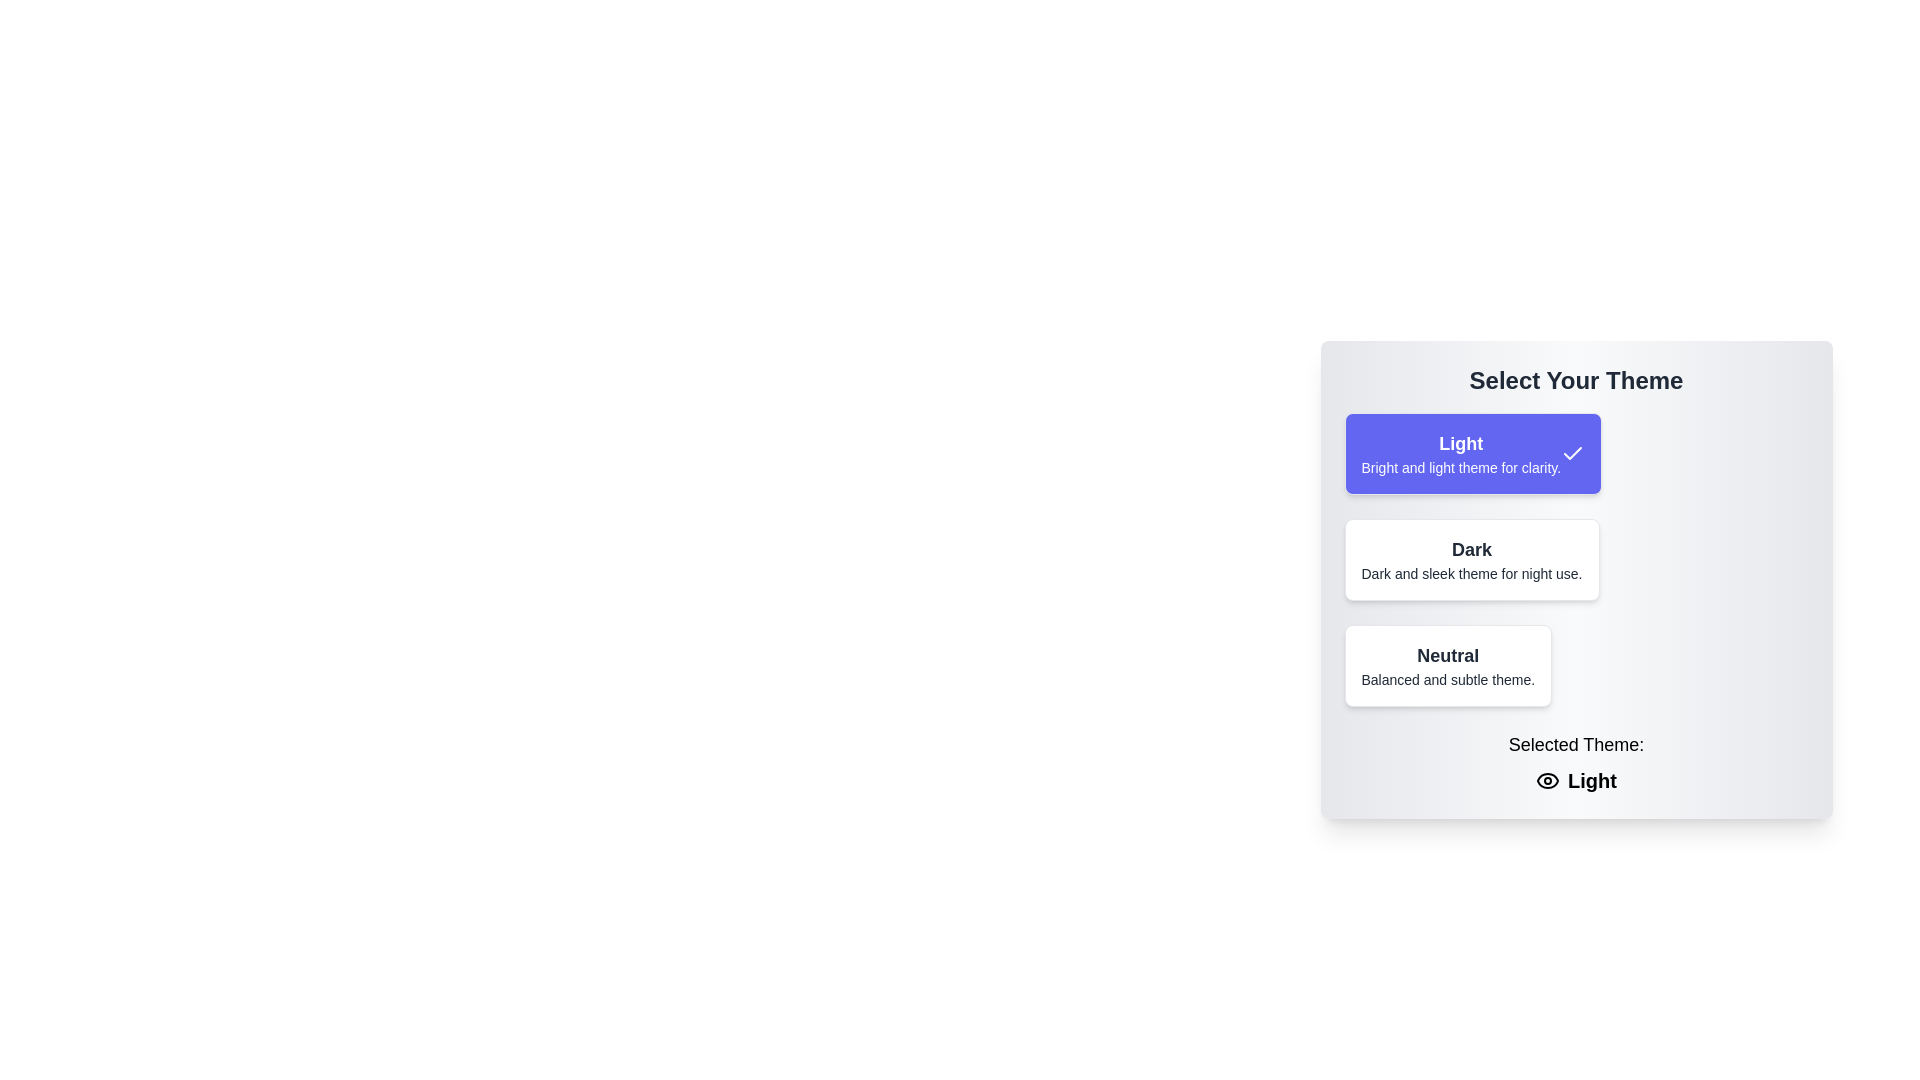 The width and height of the screenshot is (1920, 1080). I want to click on the third selectable option box labeled 'Neutral', so click(1448, 666).